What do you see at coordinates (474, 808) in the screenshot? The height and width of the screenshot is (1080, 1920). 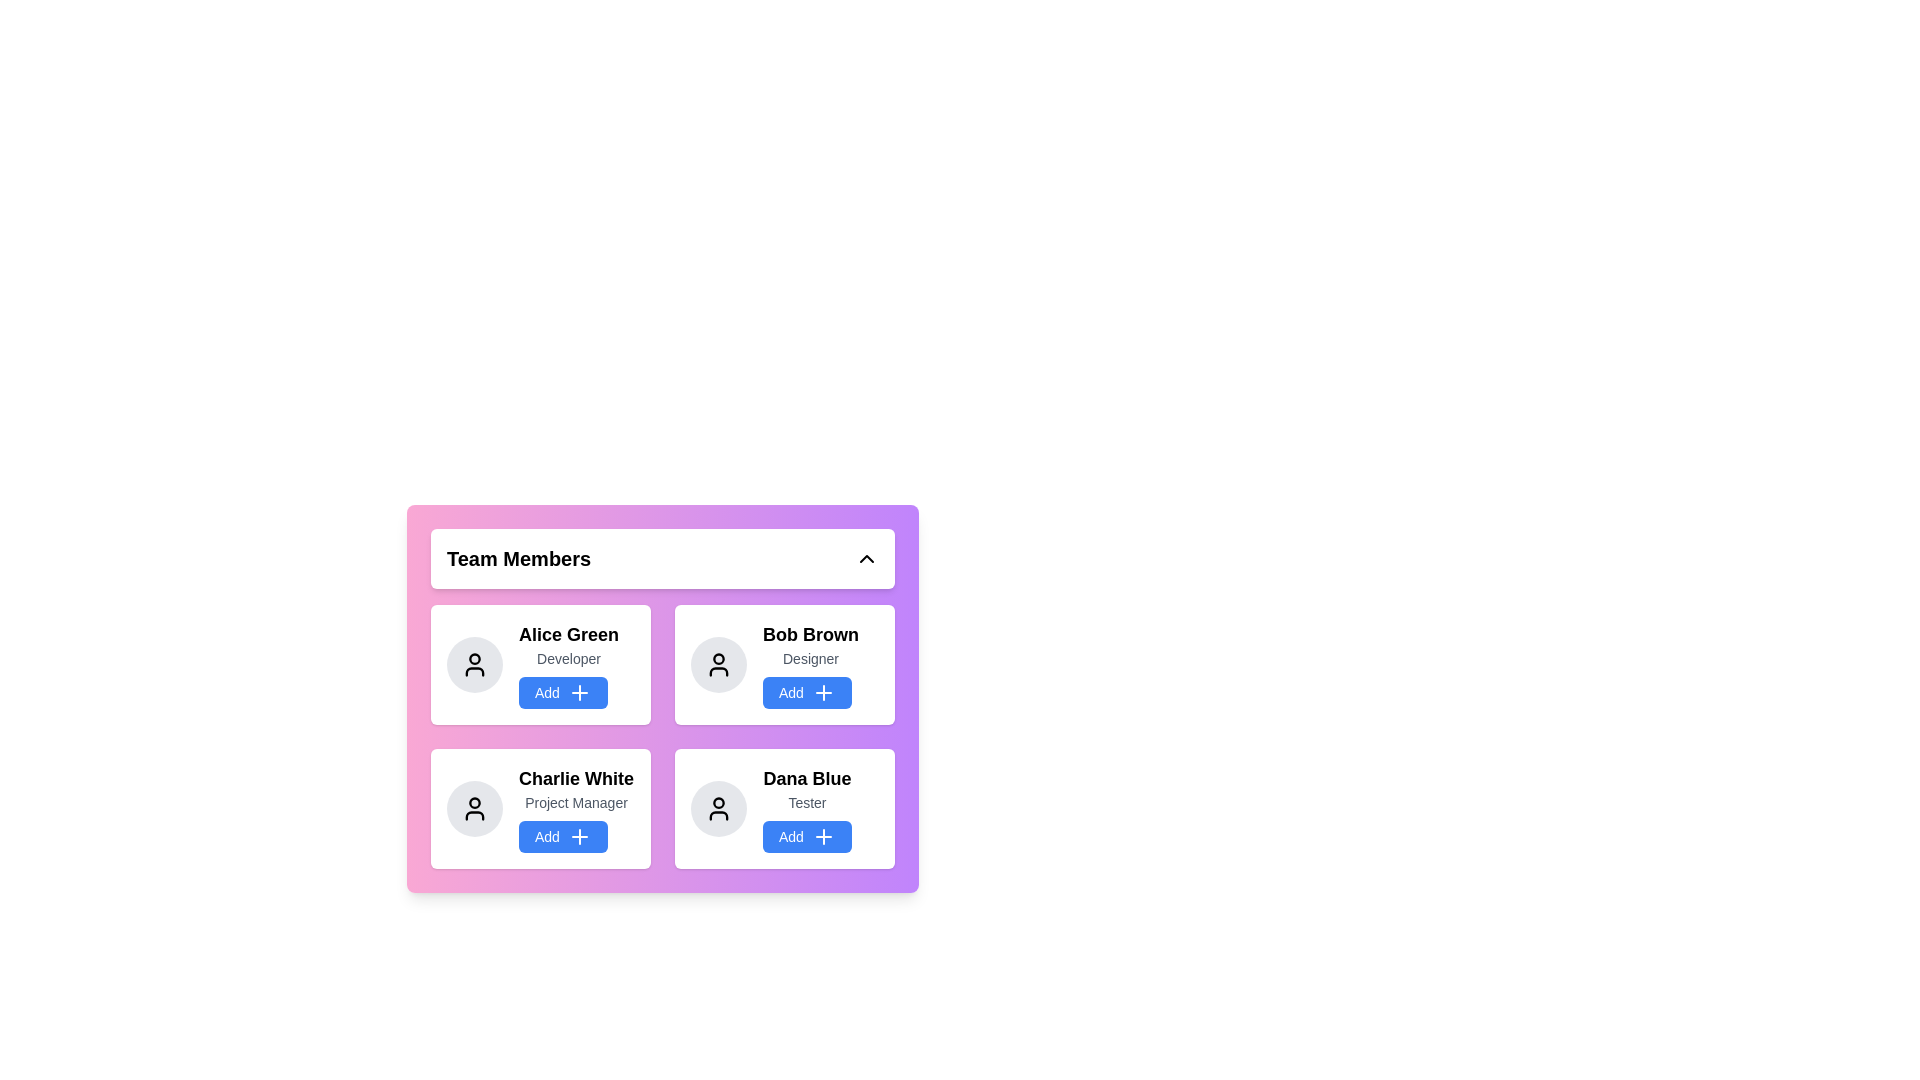 I see `the user avatar icon located on the 'Charlie White' card` at bounding box center [474, 808].